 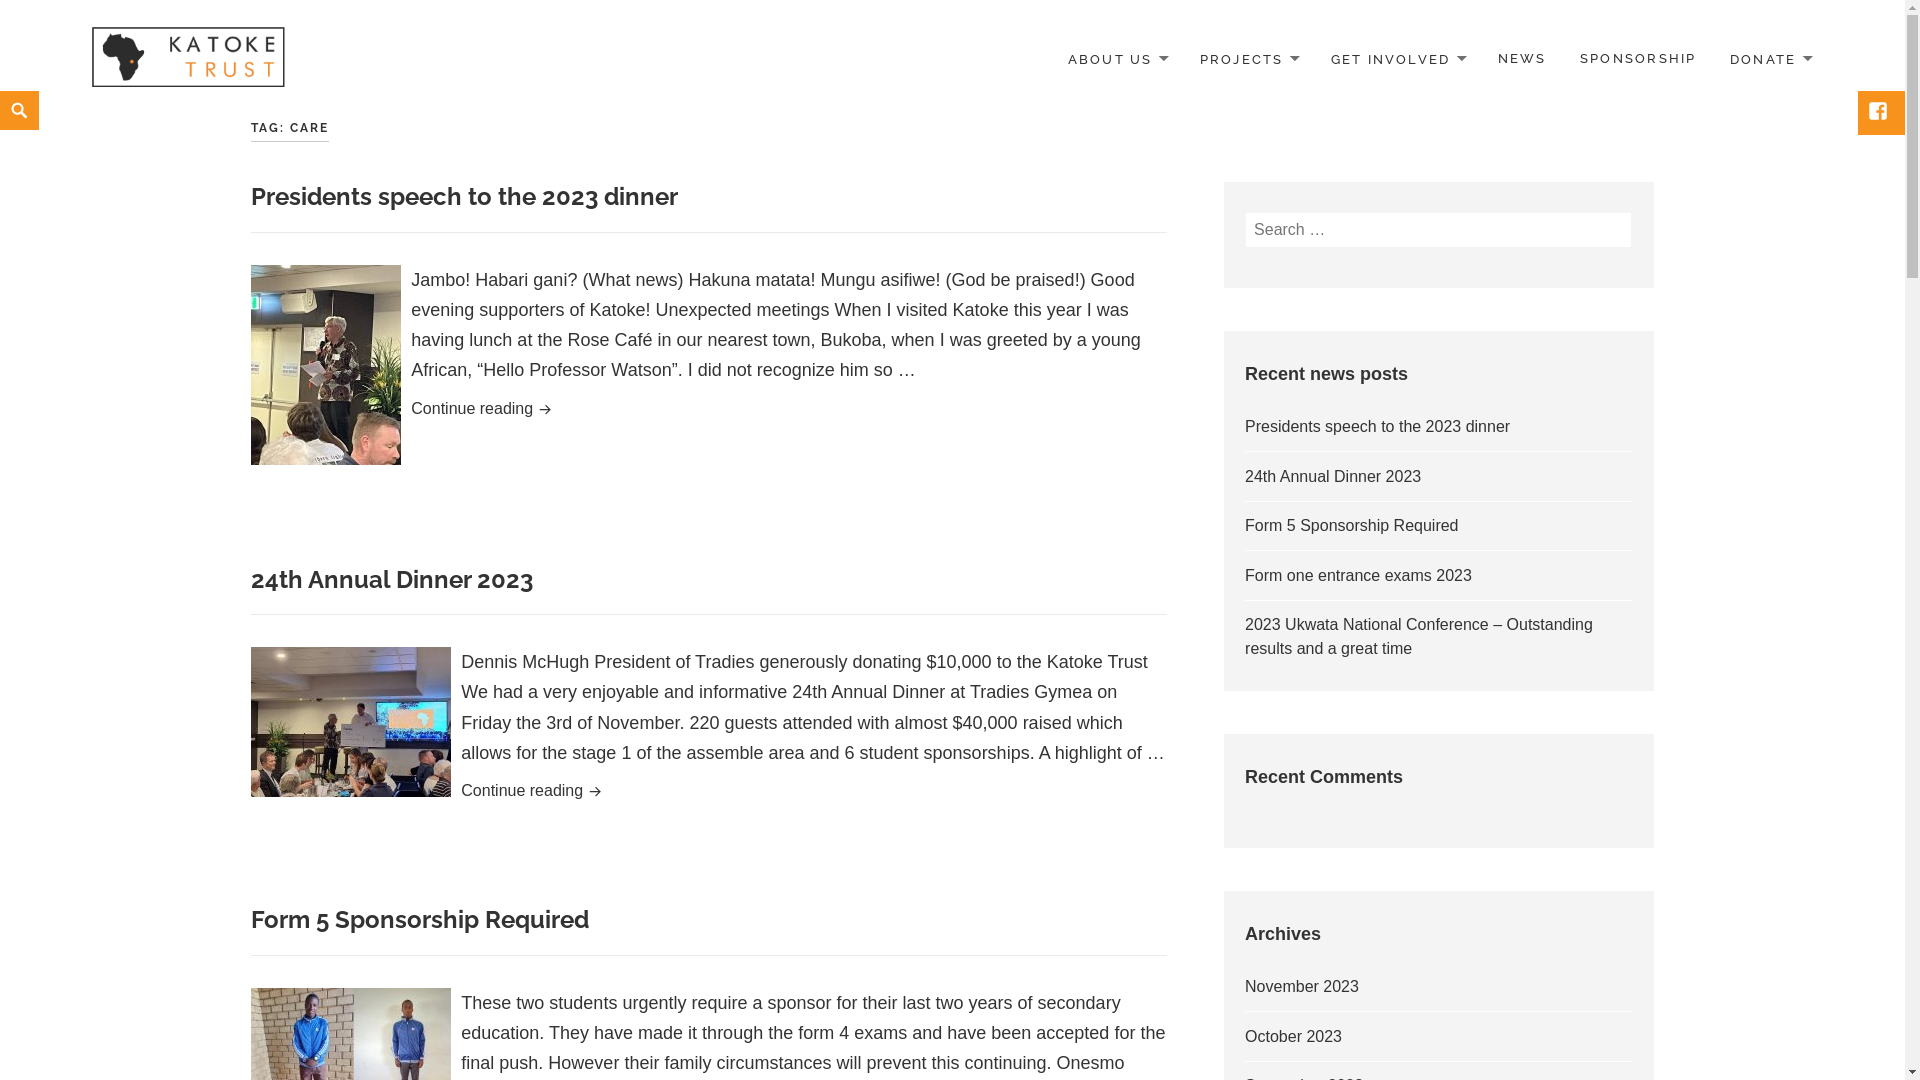 I want to click on 'NEWS', so click(x=1521, y=57).